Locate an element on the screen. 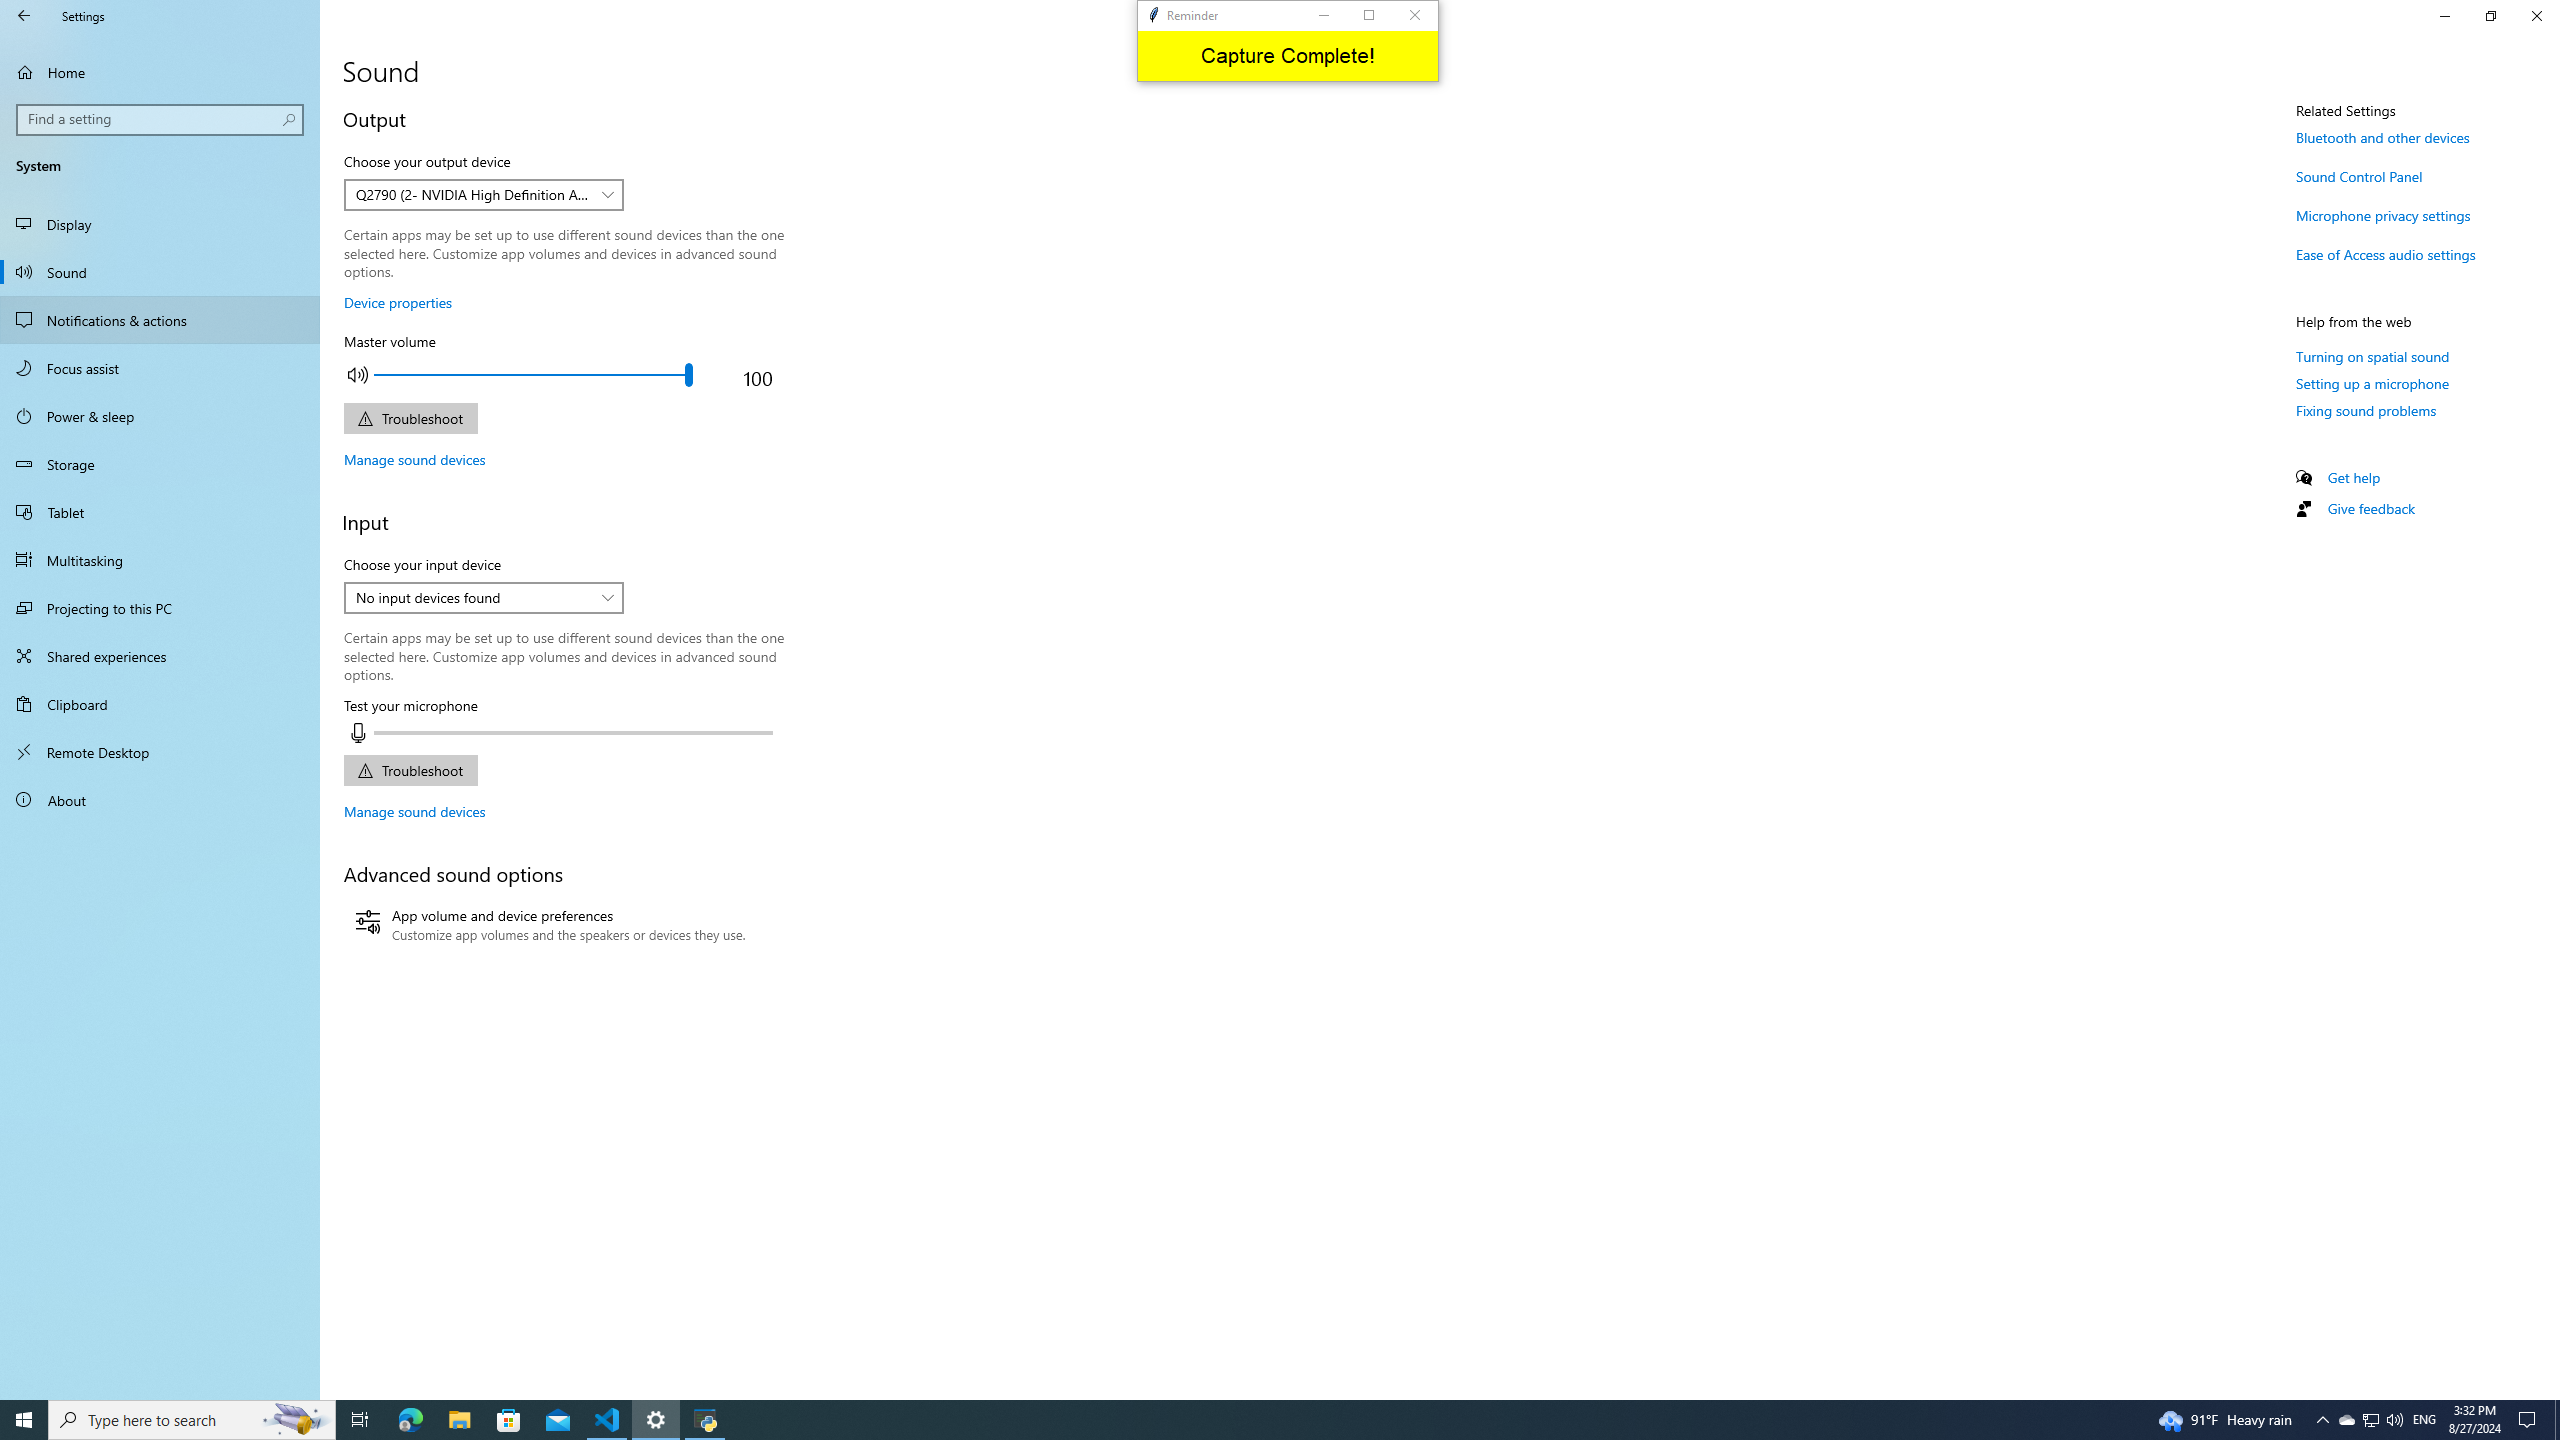 This screenshot has height=1440, width=2560. 'Search box, Find a setting' is located at coordinates (160, 118).